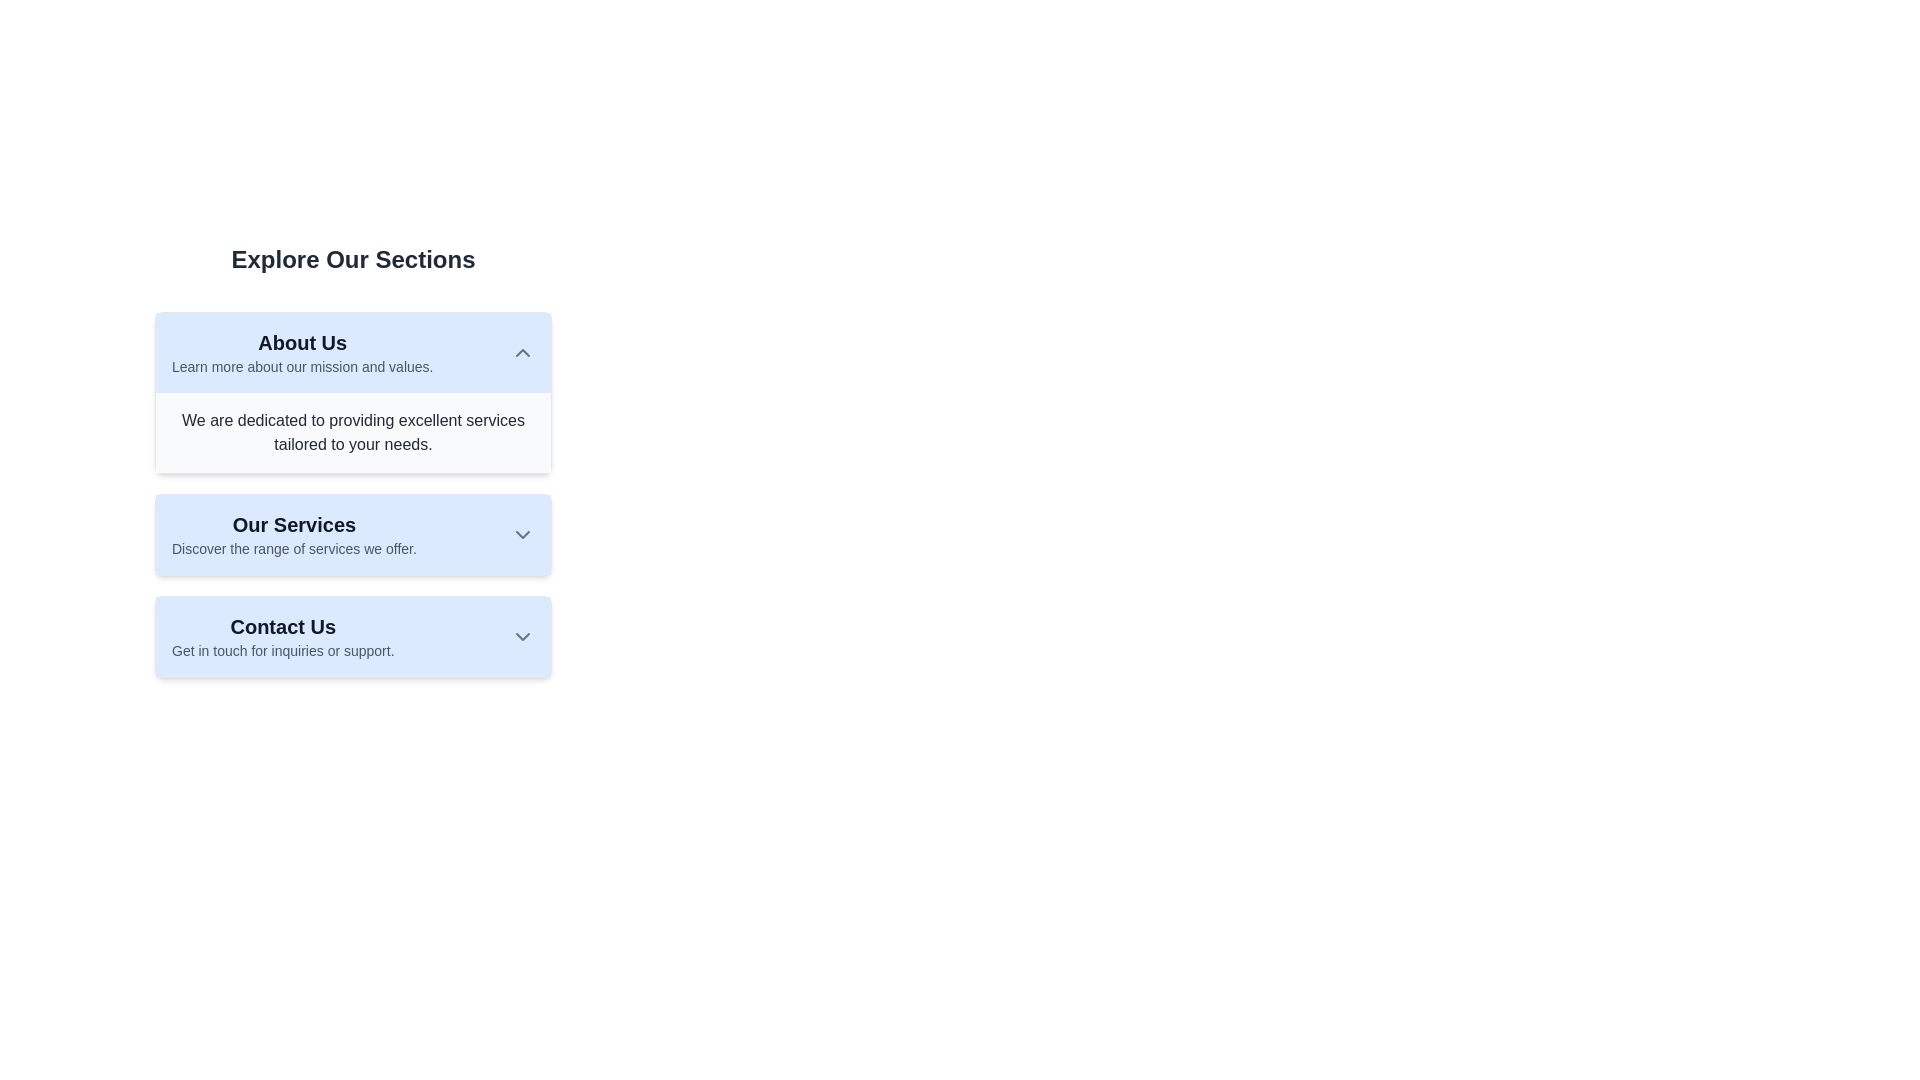 The image size is (1920, 1080). I want to click on the 'Contact Us' label, which features a bold headline and a smaller description text within a rounded, light blue box, located under the heading 'Explore Our Sections', so click(282, 636).